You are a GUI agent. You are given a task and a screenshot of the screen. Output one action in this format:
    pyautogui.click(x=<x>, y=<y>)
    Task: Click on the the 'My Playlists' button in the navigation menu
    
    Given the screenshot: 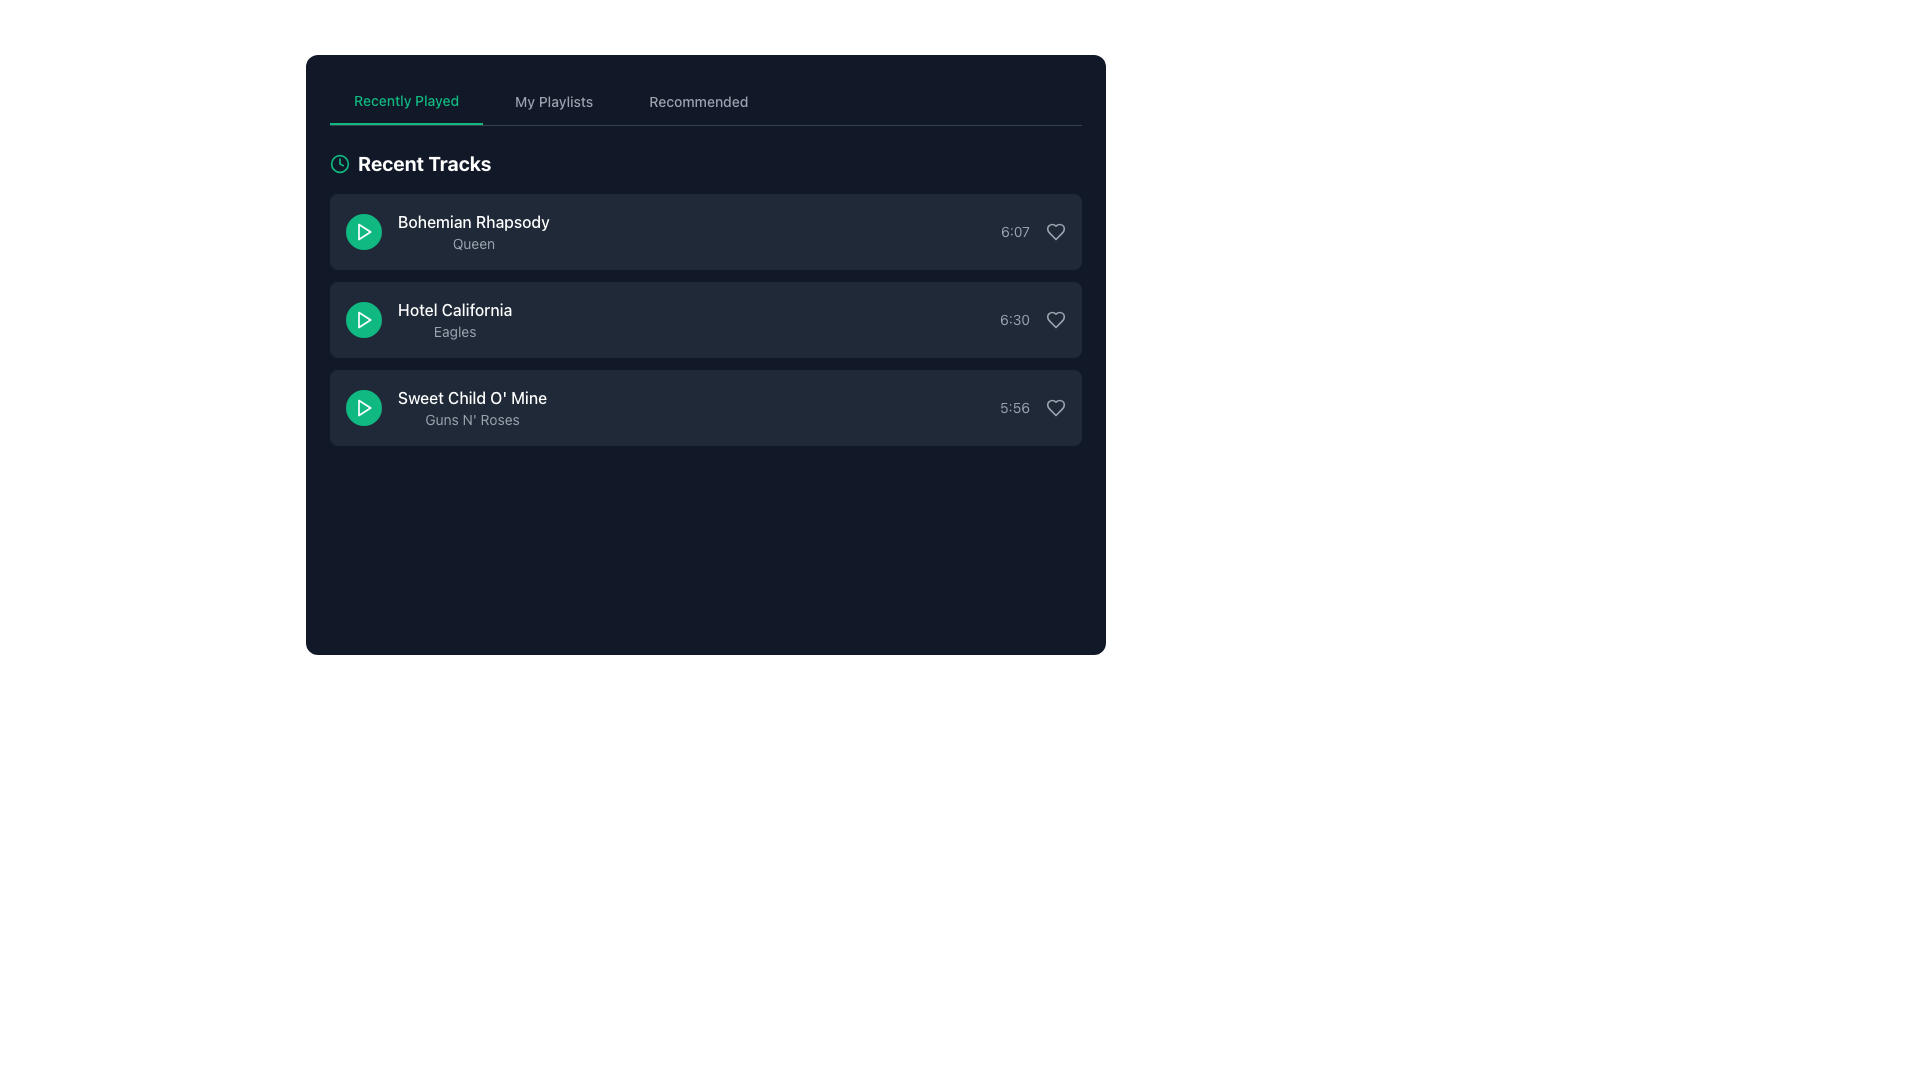 What is the action you would take?
    pyautogui.click(x=554, y=101)
    